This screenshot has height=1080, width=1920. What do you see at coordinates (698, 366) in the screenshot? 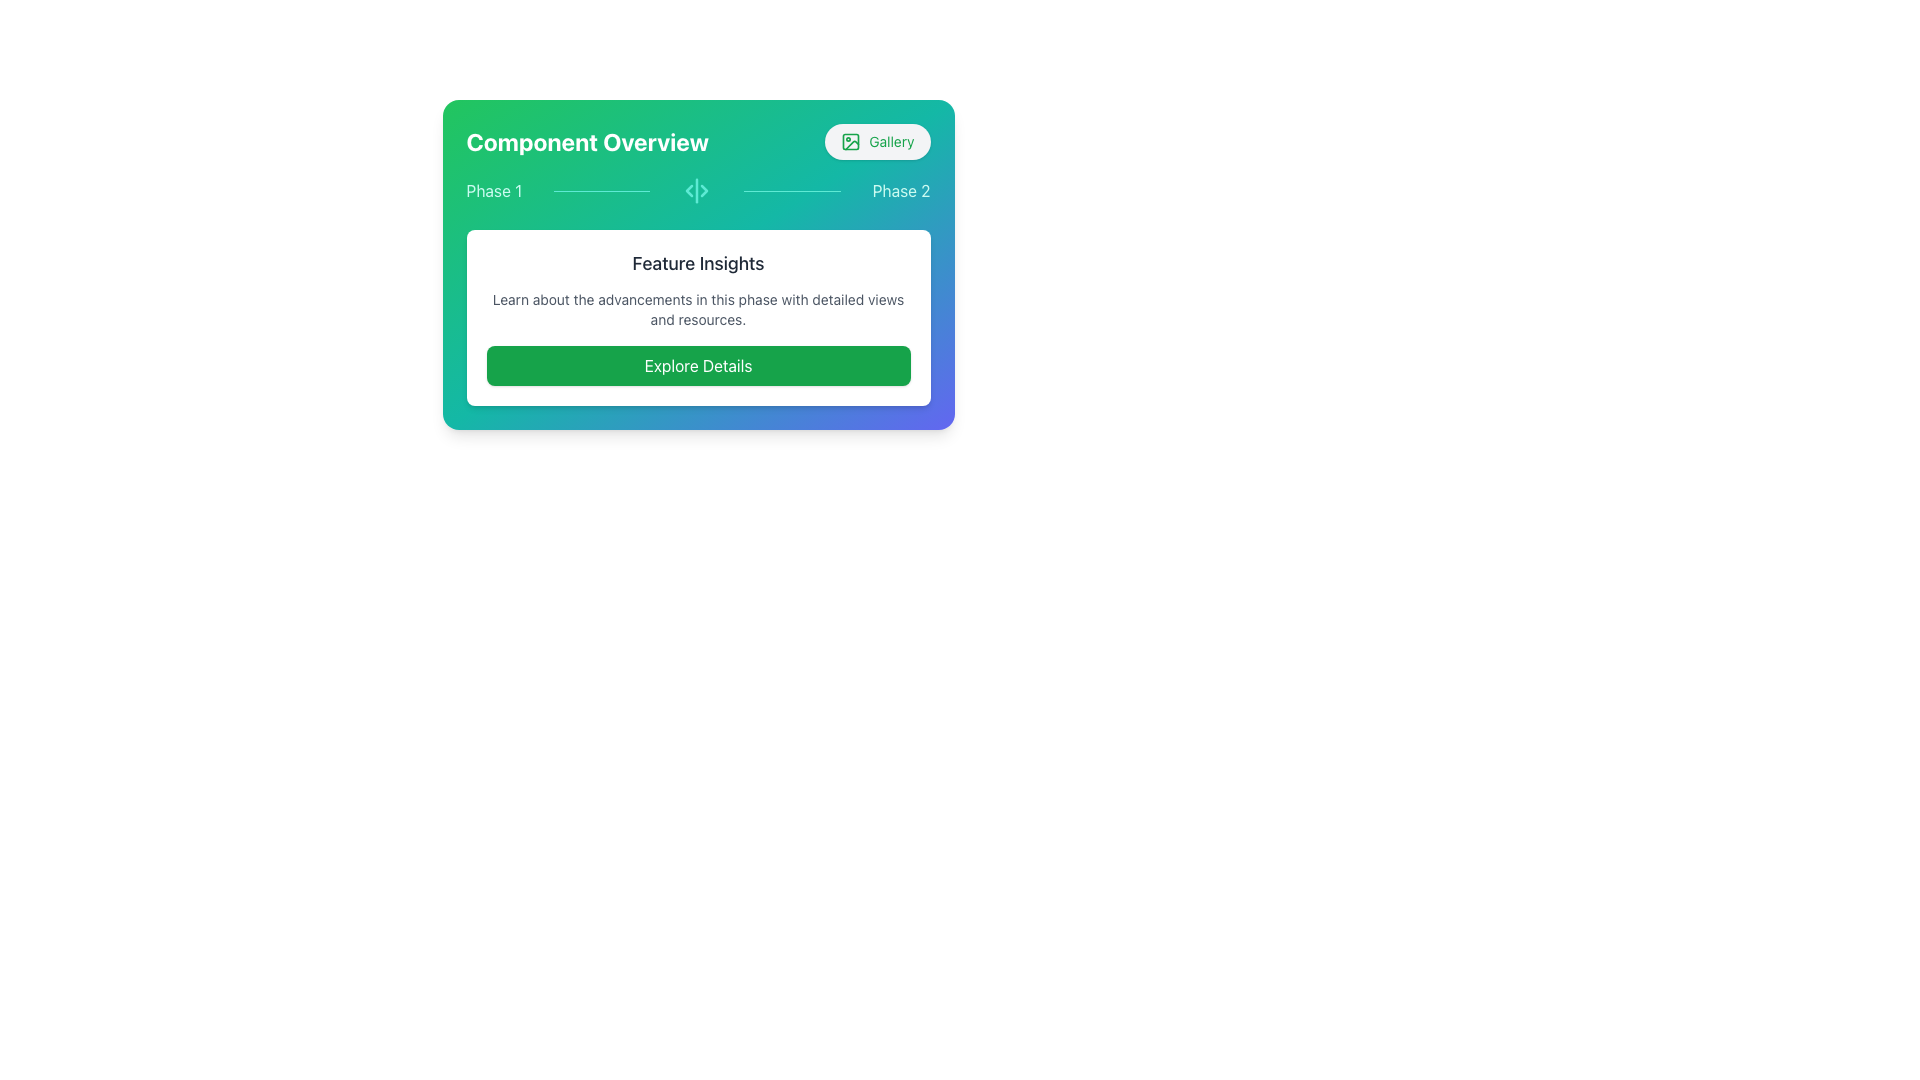
I see `the button located below the 'Feature Insights' title and description to activate its hover effect` at bounding box center [698, 366].